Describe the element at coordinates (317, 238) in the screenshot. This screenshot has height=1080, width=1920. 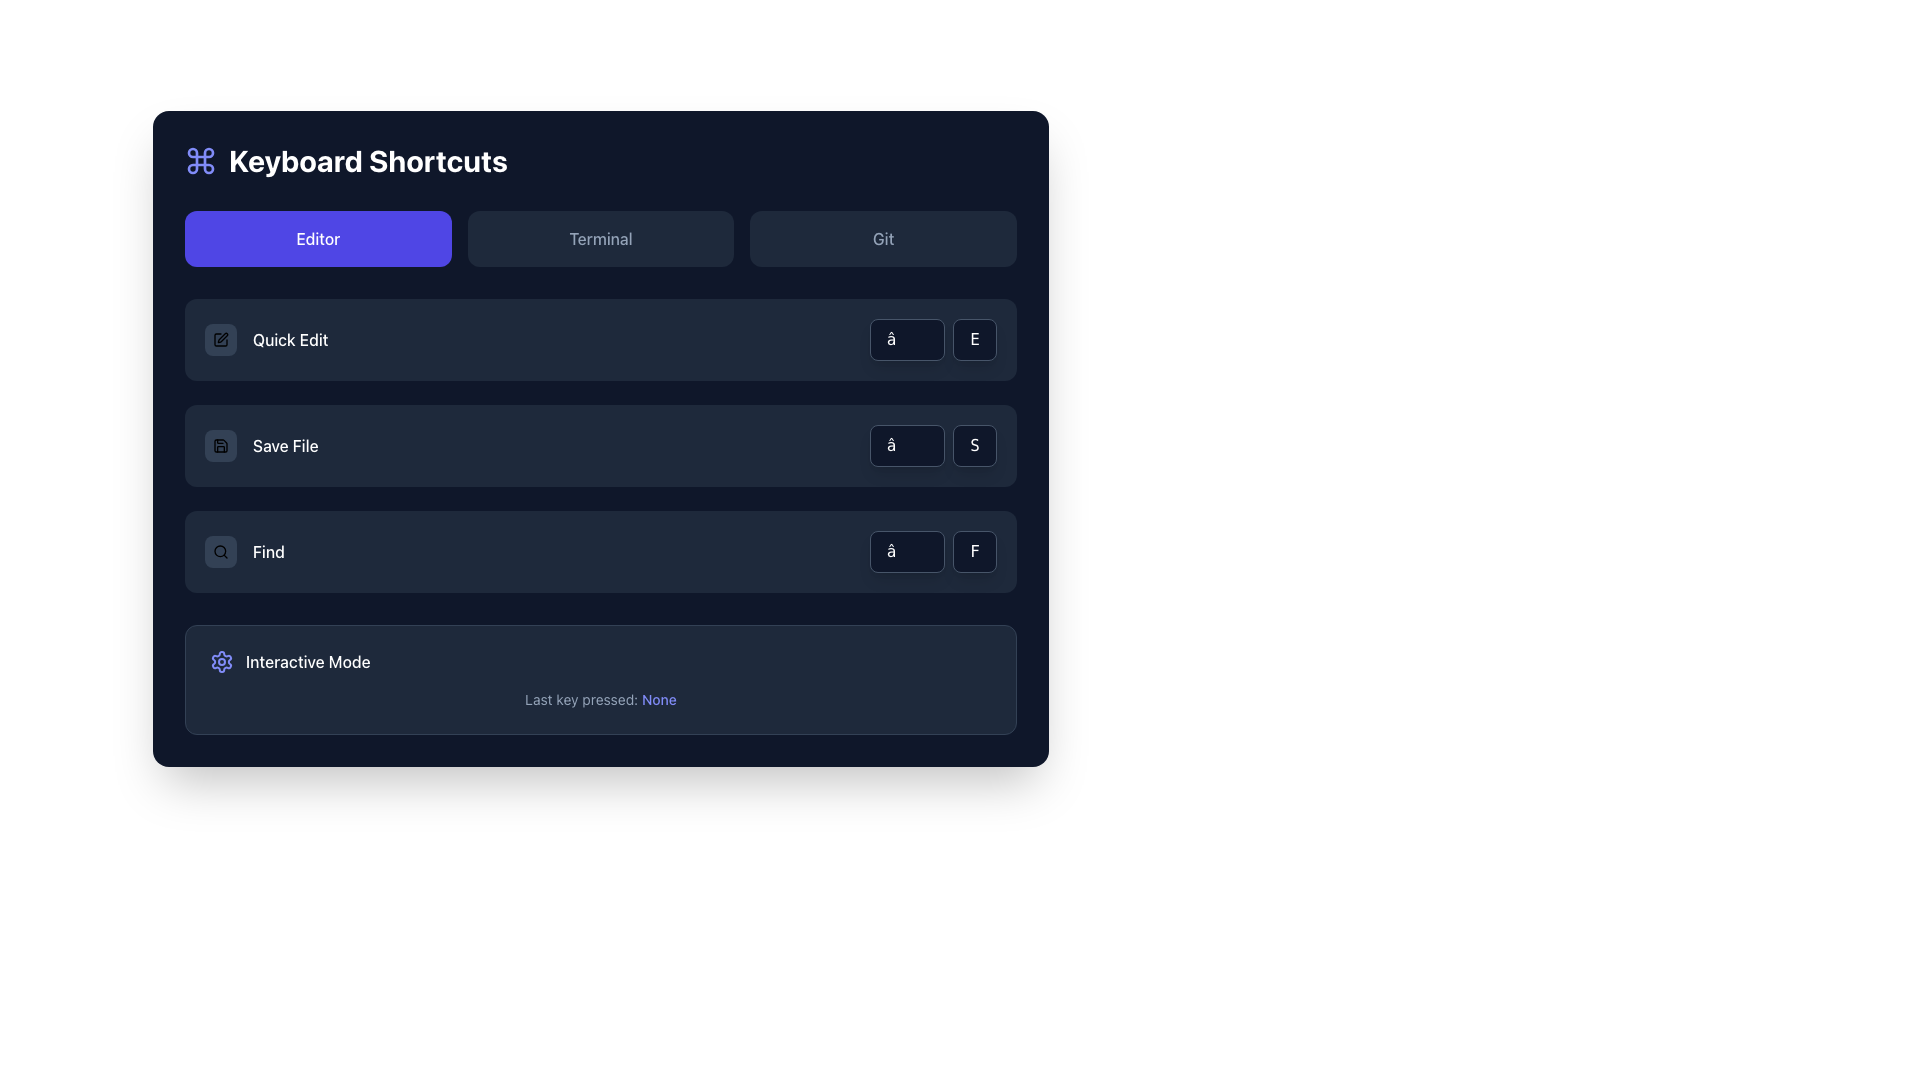
I see `the 'Editor' button with a vibrant indigo background and white text` at that location.